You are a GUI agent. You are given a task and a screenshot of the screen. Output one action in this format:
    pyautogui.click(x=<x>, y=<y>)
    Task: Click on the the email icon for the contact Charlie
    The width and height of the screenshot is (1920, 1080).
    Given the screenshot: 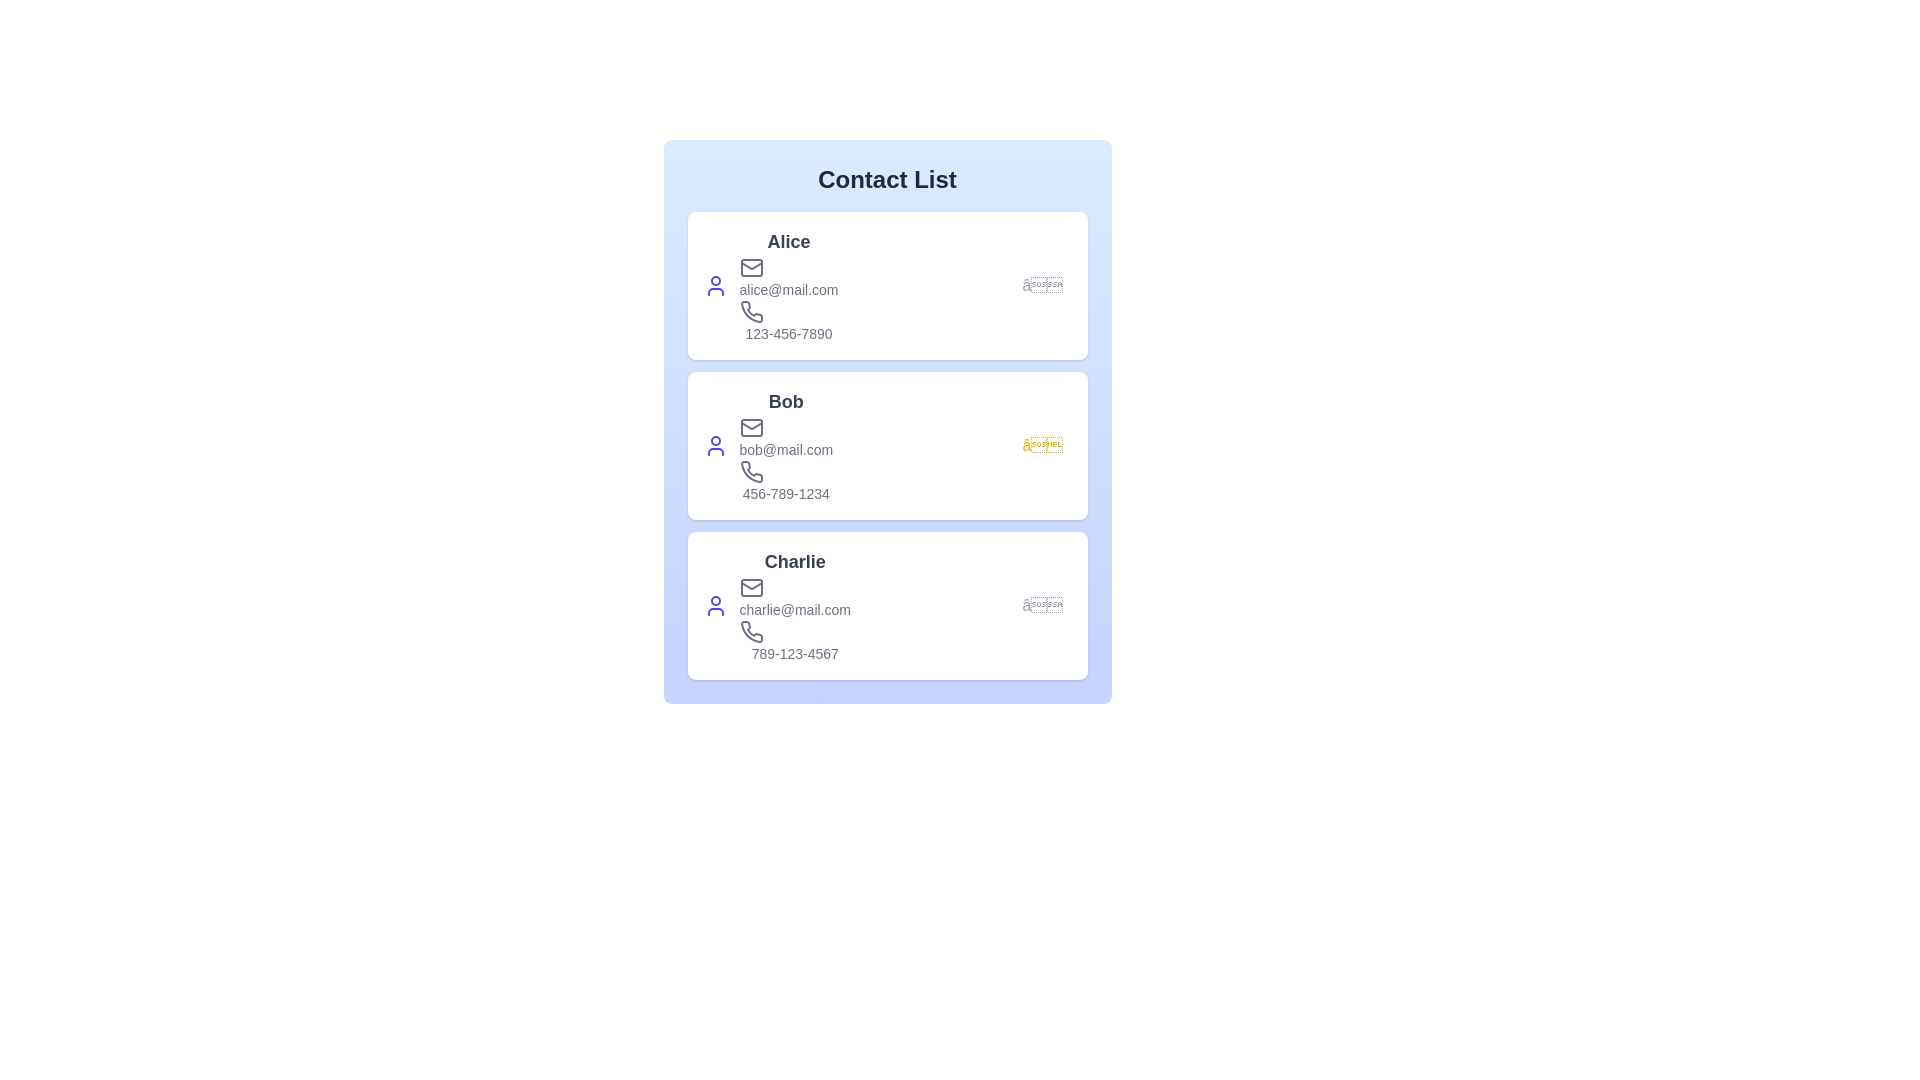 What is the action you would take?
    pyautogui.click(x=750, y=586)
    